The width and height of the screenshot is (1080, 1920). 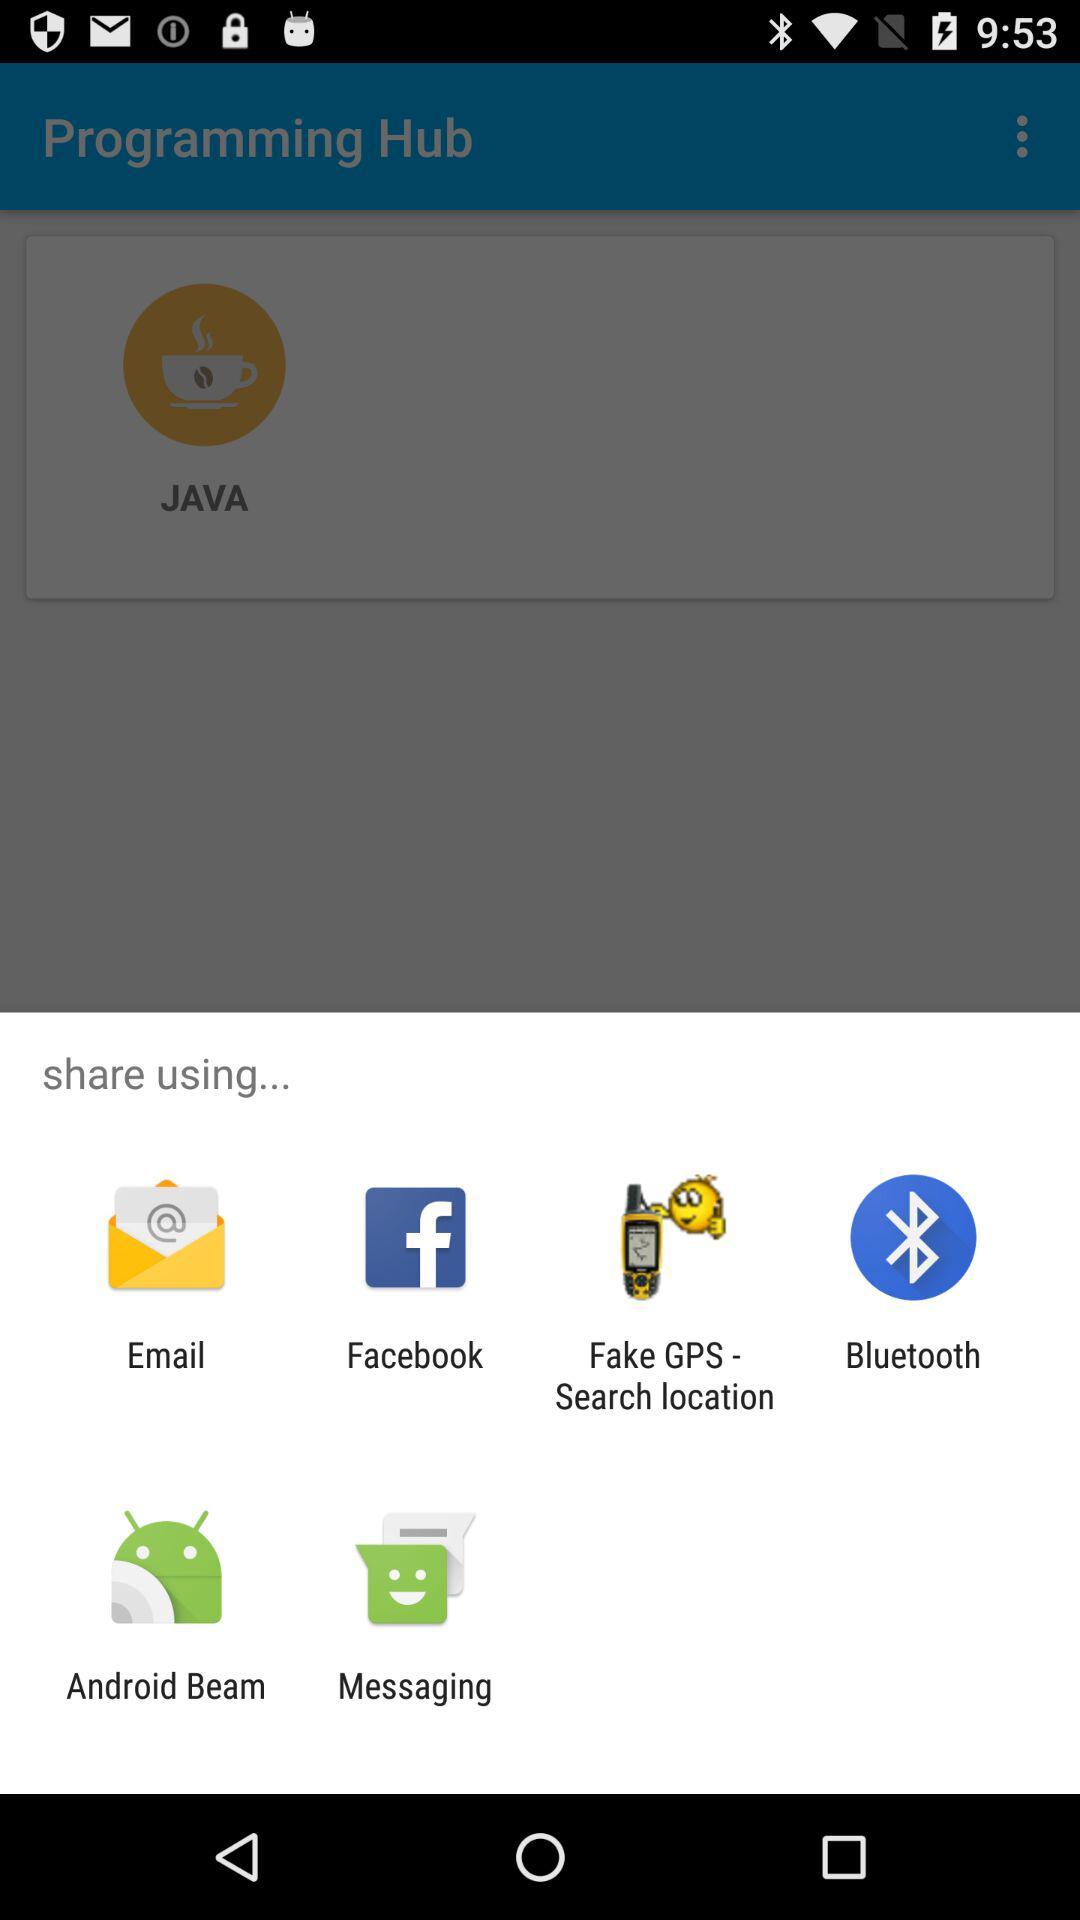 What do you see at coordinates (664, 1374) in the screenshot?
I see `the icon to the left of the bluetooth item` at bounding box center [664, 1374].